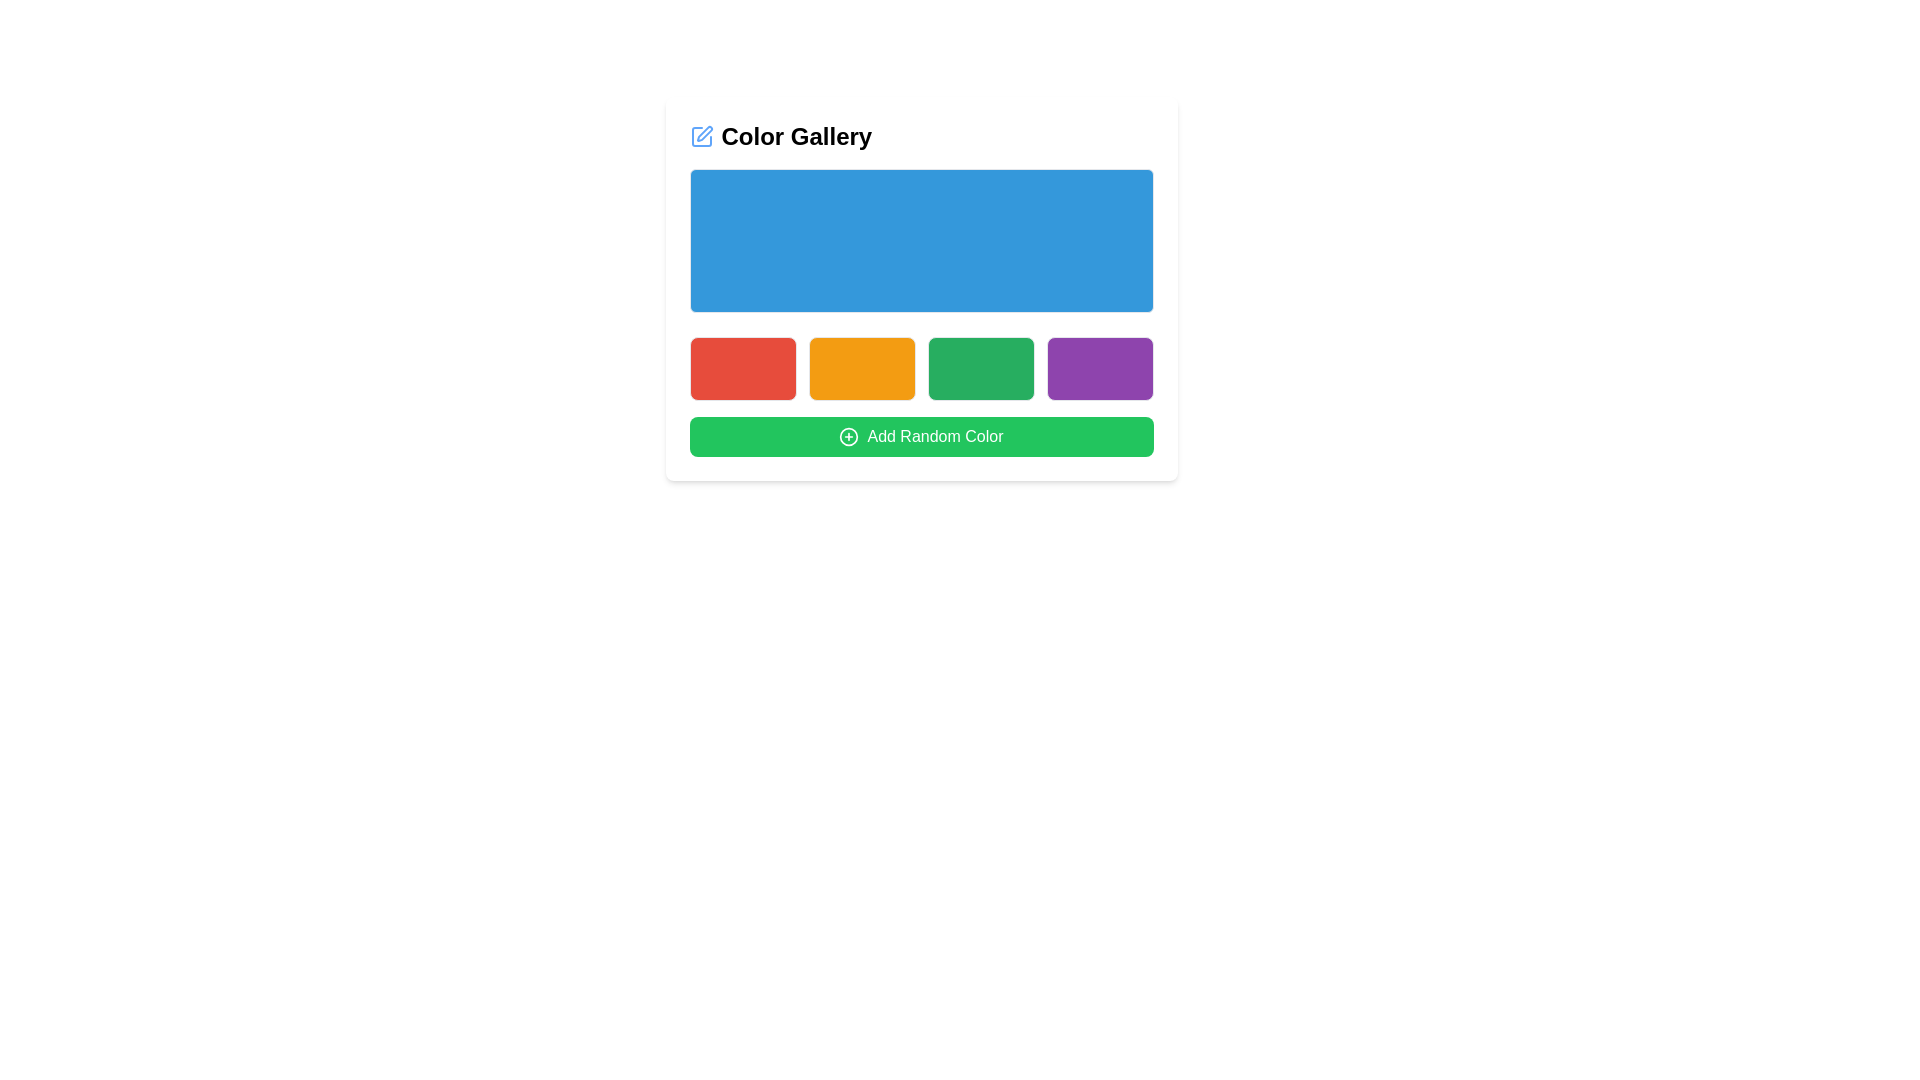 The height and width of the screenshot is (1080, 1920). What do you see at coordinates (862, 369) in the screenshot?
I see `the orange action button located in the color palette, which is the second button in a row of four, positioned beneath a blue rectangle and above a green button labeled 'Add Random Color'` at bounding box center [862, 369].